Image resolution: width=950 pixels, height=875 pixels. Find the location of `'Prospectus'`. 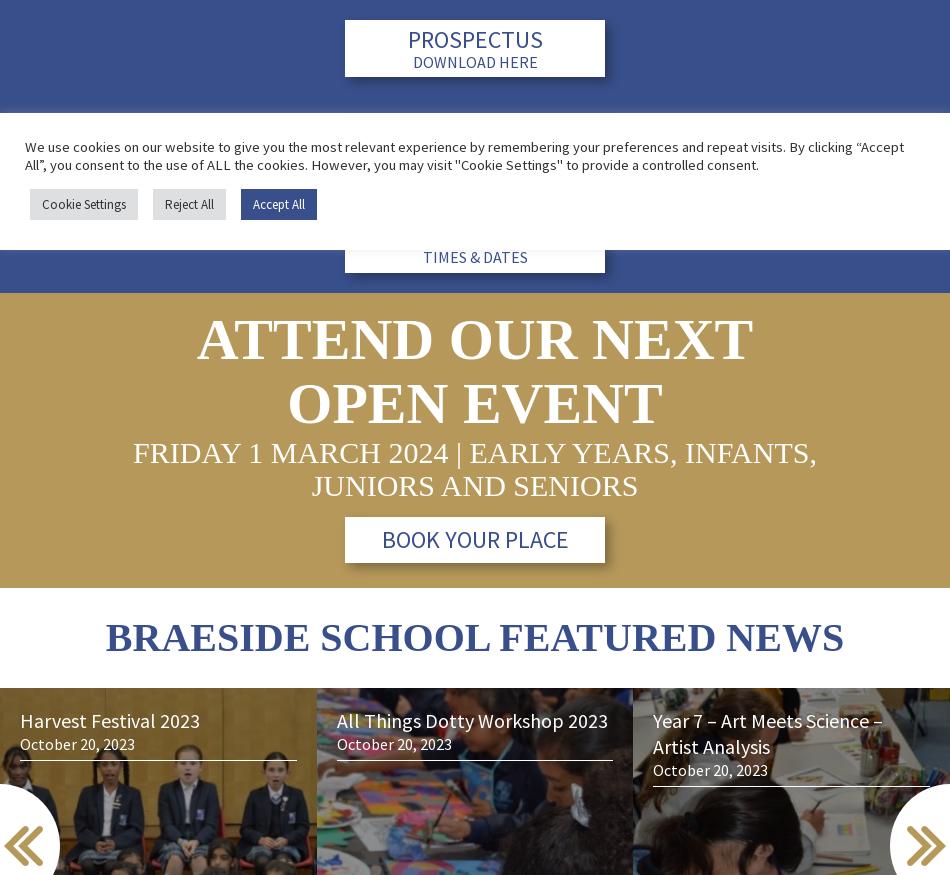

'Prospectus' is located at coordinates (473, 37).